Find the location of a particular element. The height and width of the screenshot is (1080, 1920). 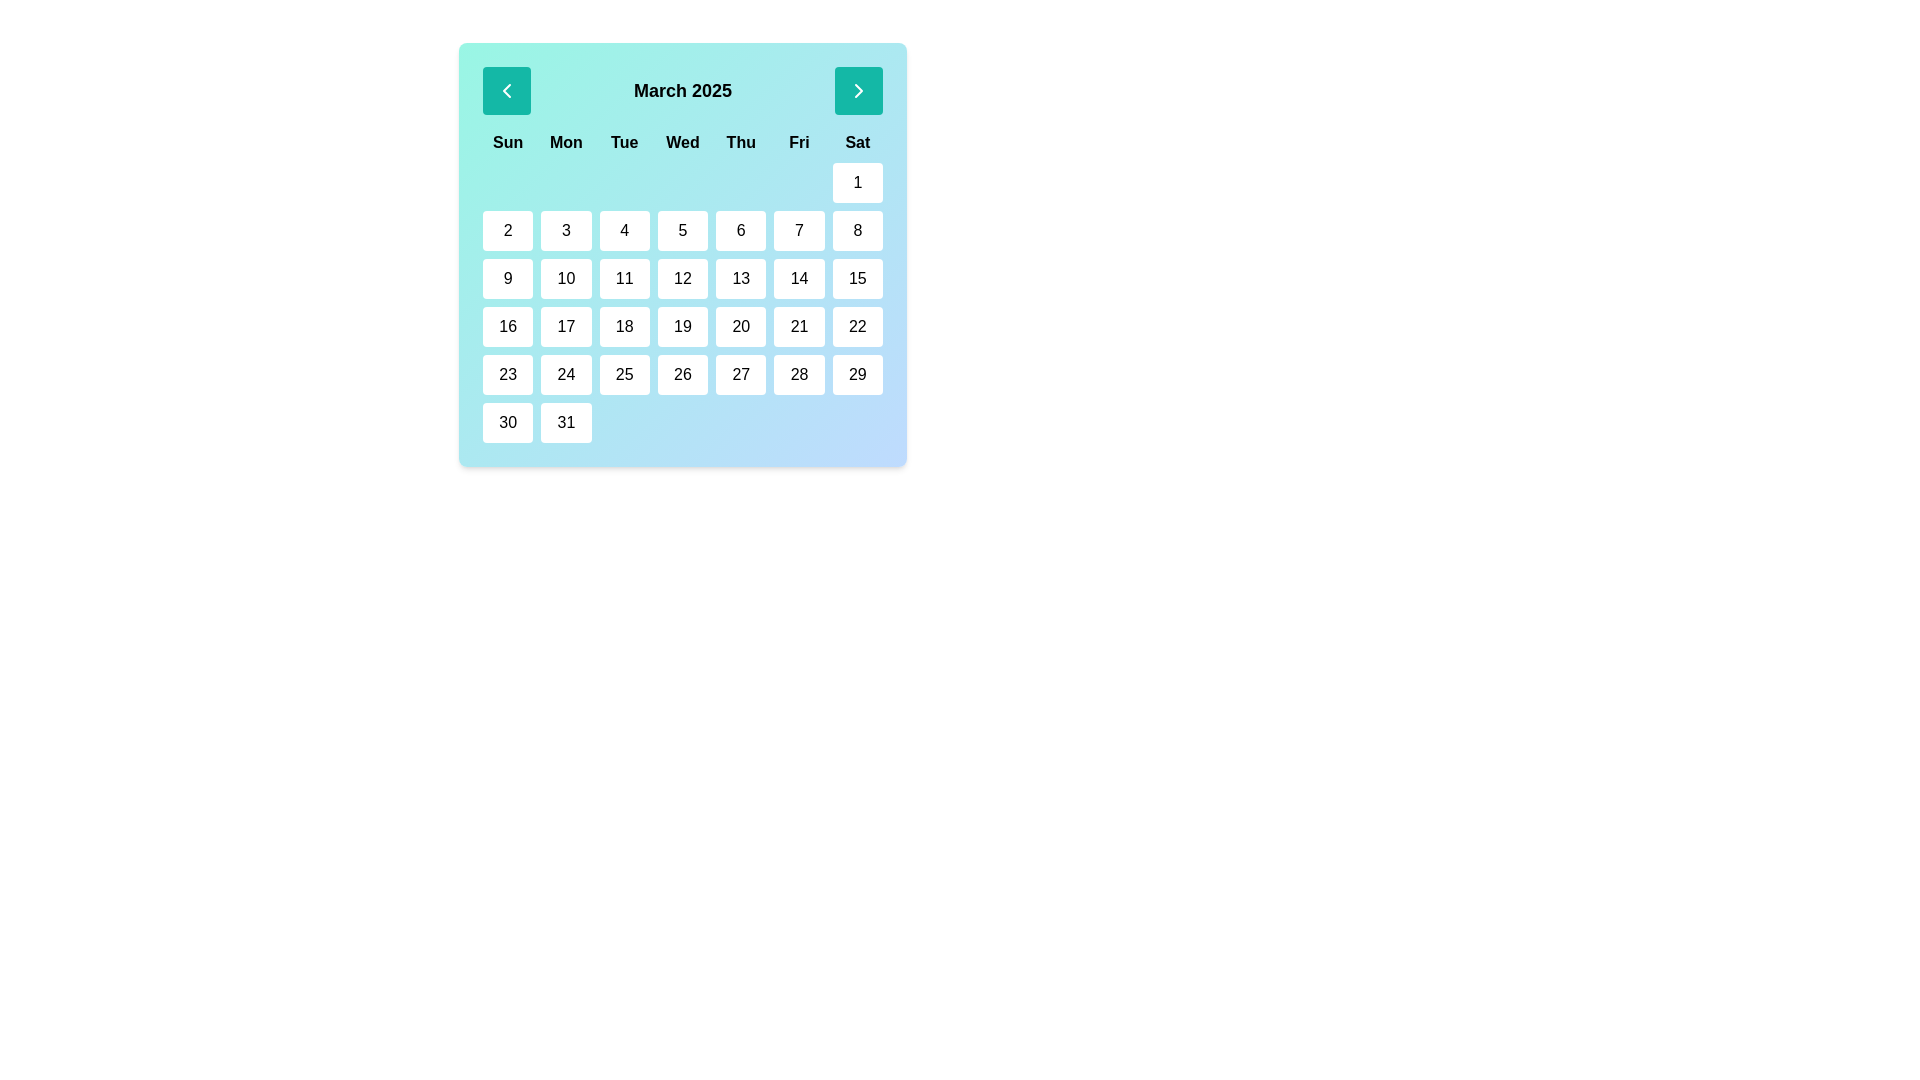

the rounded white button labeled '21' in the calendar for March 2025 is located at coordinates (798, 326).